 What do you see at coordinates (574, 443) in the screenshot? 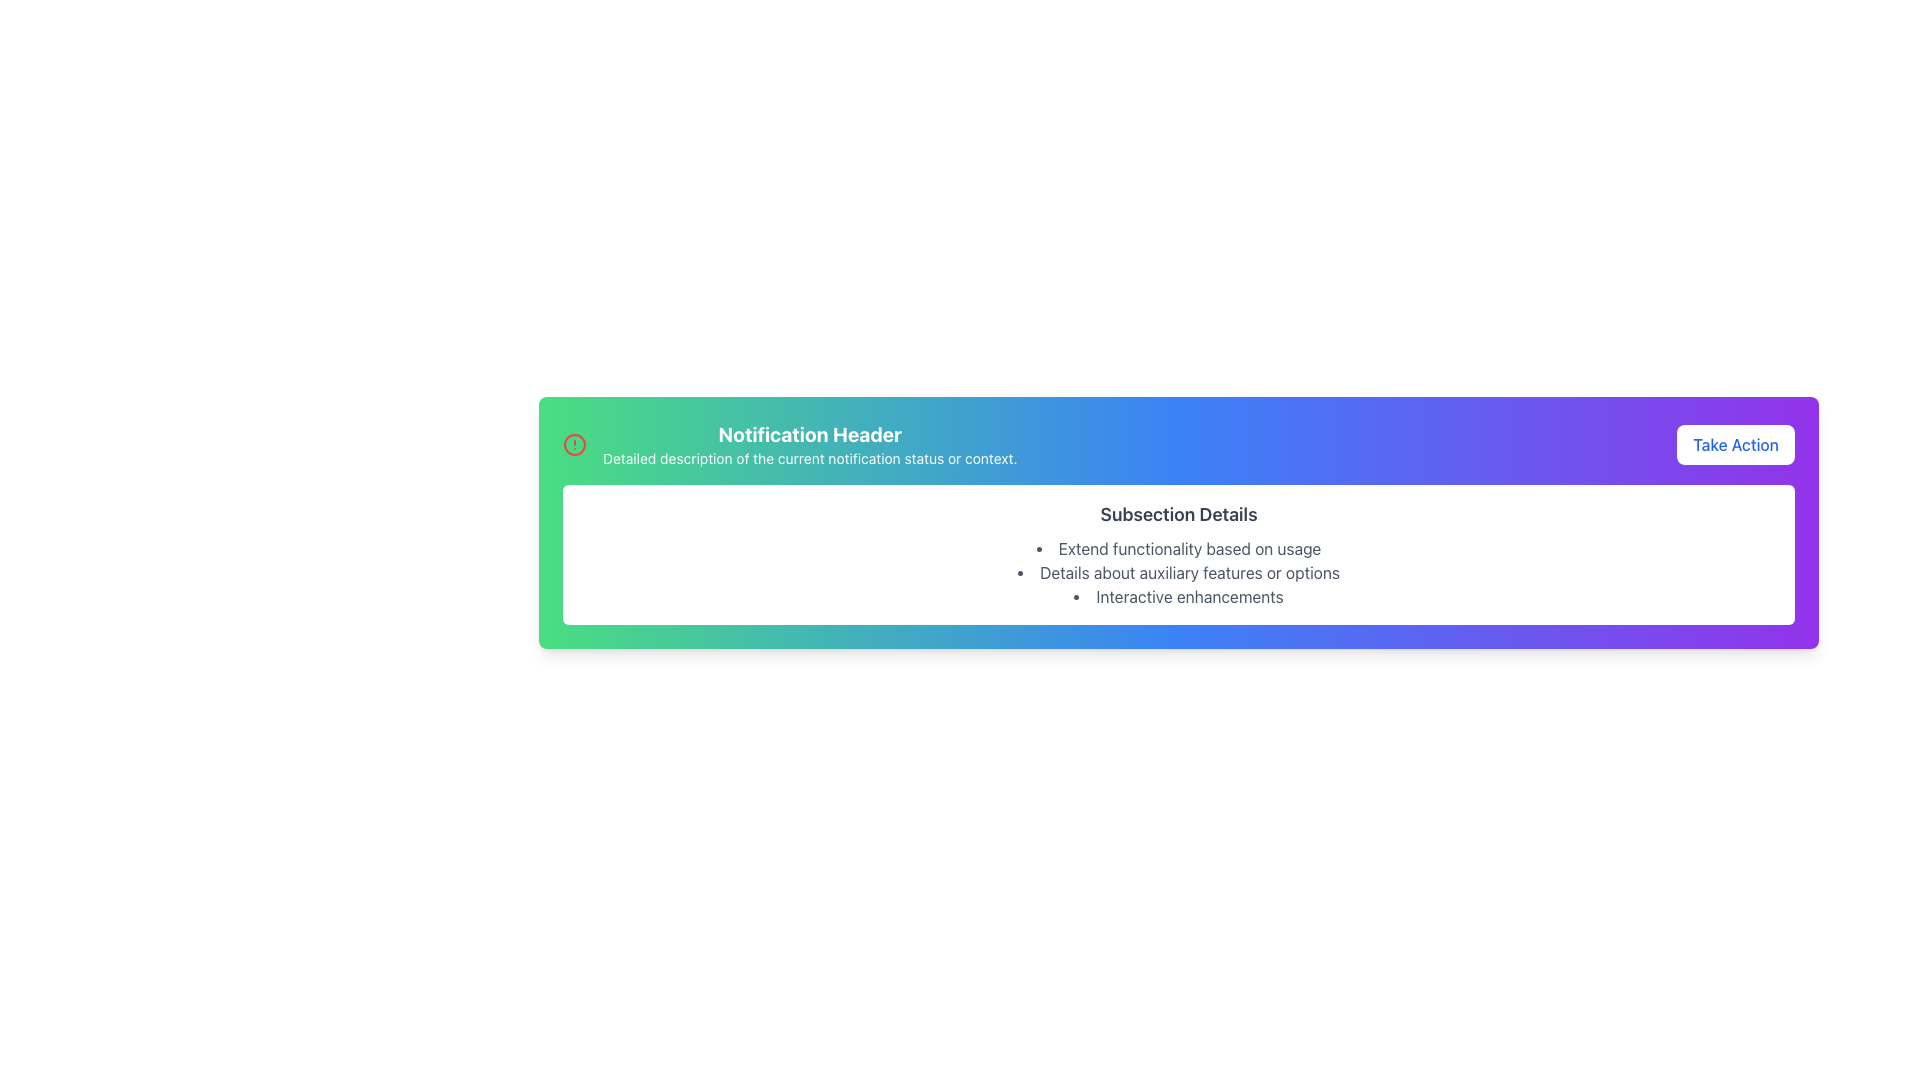
I see `the circular alert icon with a red border located in the upper-left corner of the notification banner, adjacent to the 'Notification Header'` at bounding box center [574, 443].